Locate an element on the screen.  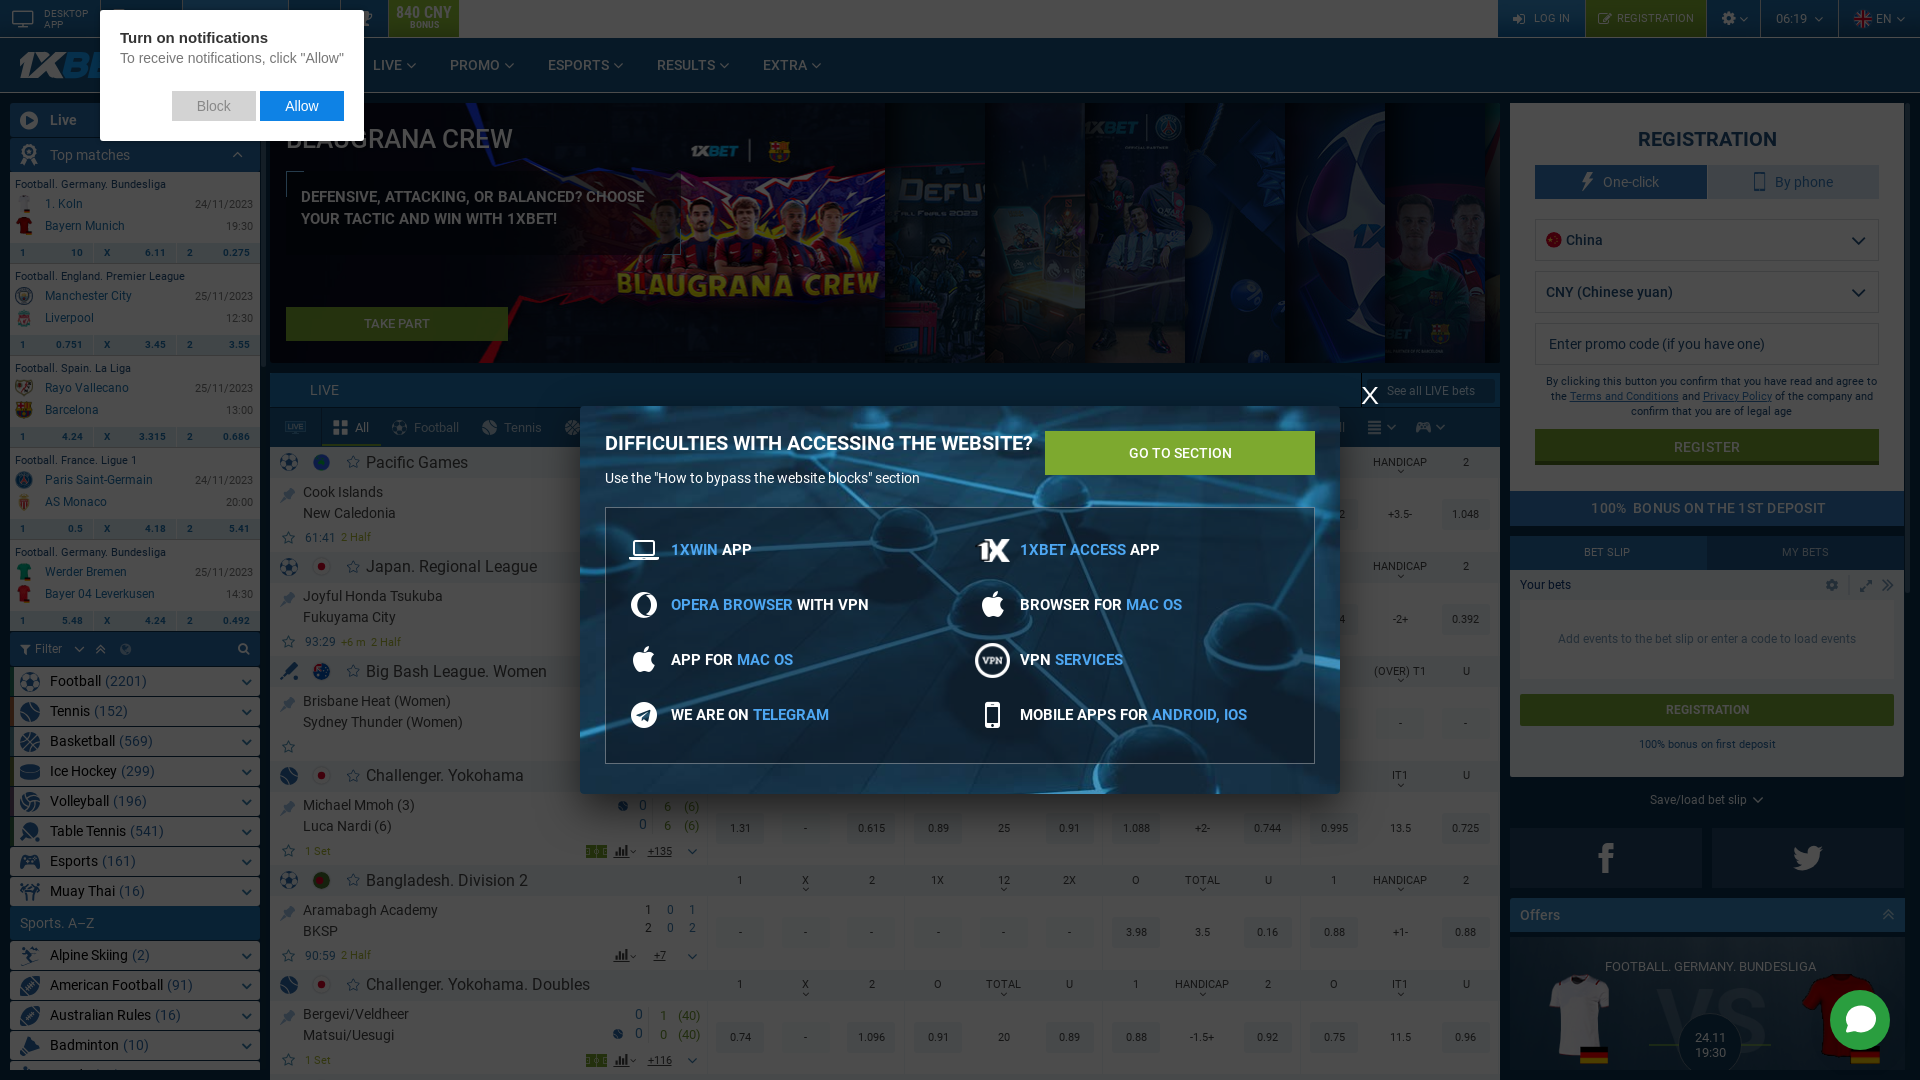
'VPN SERVICES' is located at coordinates (1070, 659).